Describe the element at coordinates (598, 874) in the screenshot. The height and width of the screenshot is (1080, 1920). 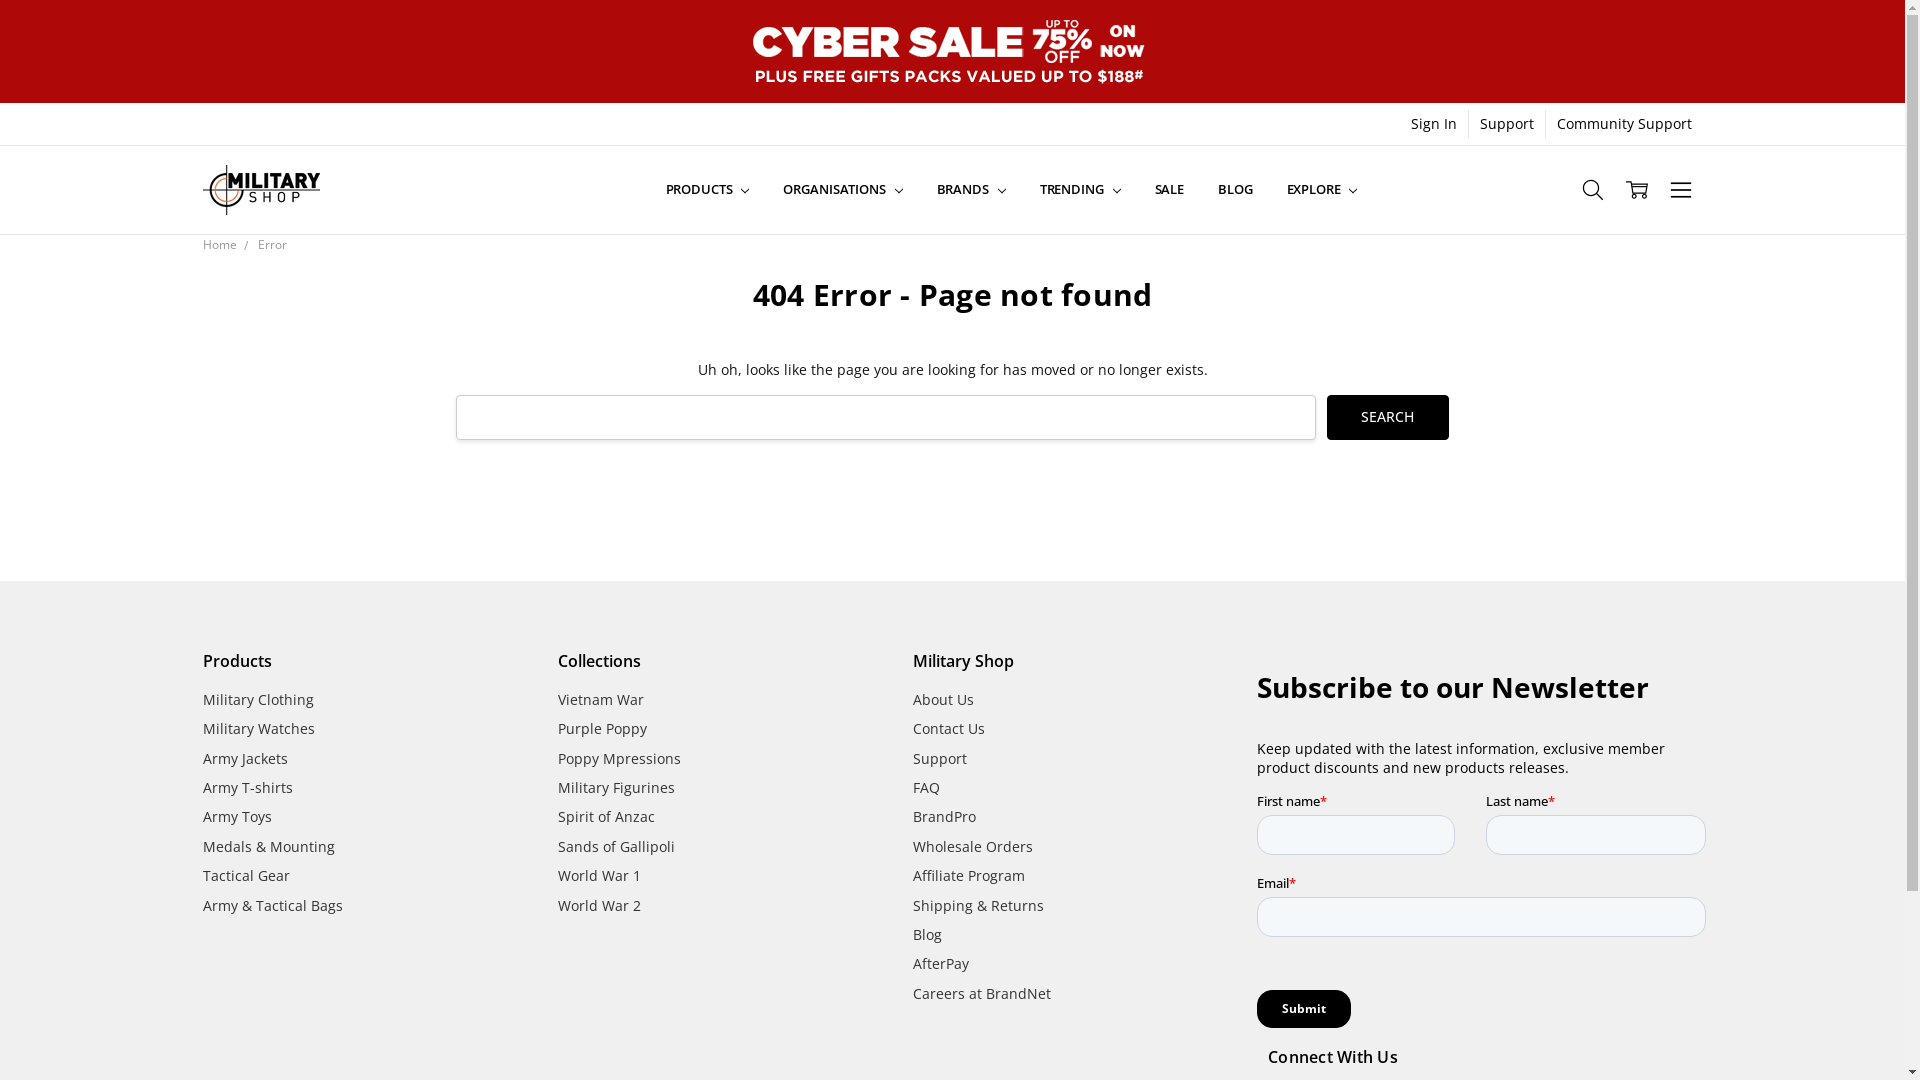
I see `'World War 1'` at that location.